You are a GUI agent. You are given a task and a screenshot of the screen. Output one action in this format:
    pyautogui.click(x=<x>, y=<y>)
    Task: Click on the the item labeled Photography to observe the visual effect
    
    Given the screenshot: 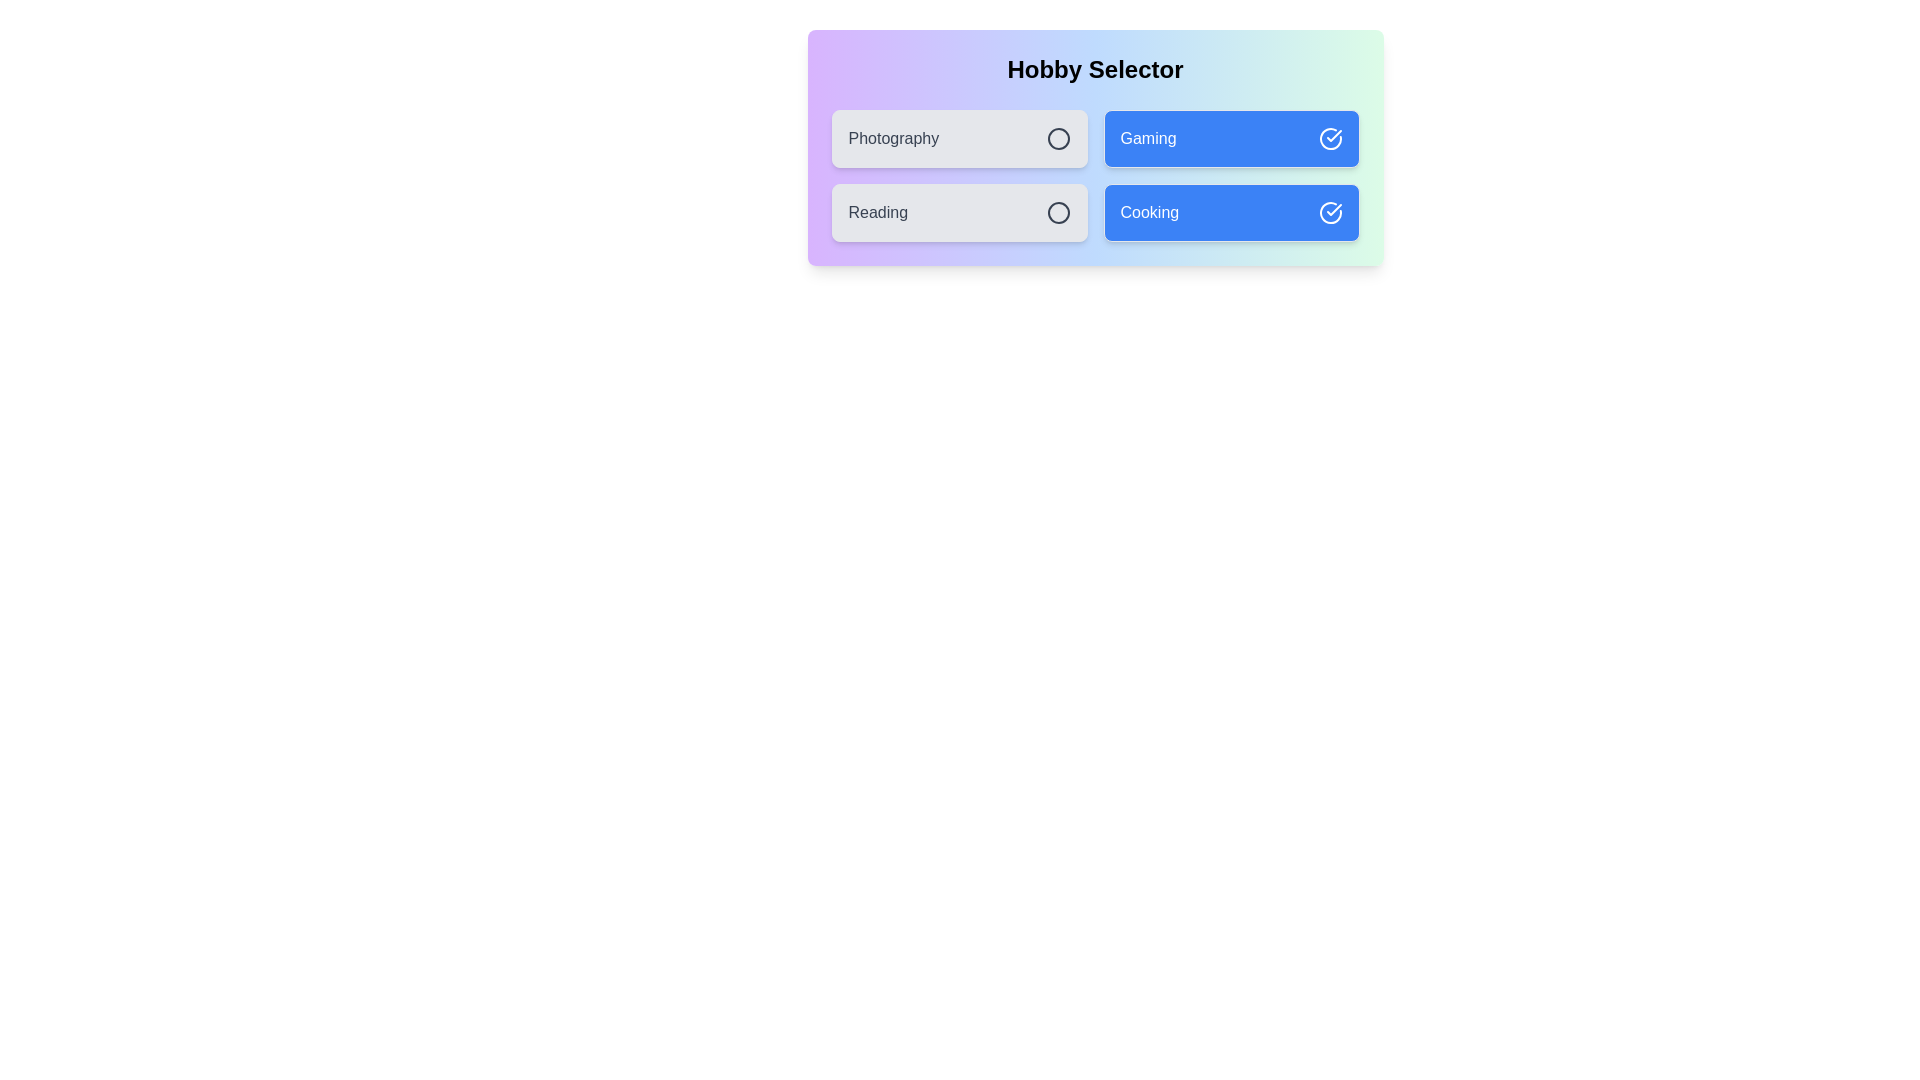 What is the action you would take?
    pyautogui.click(x=958, y=137)
    